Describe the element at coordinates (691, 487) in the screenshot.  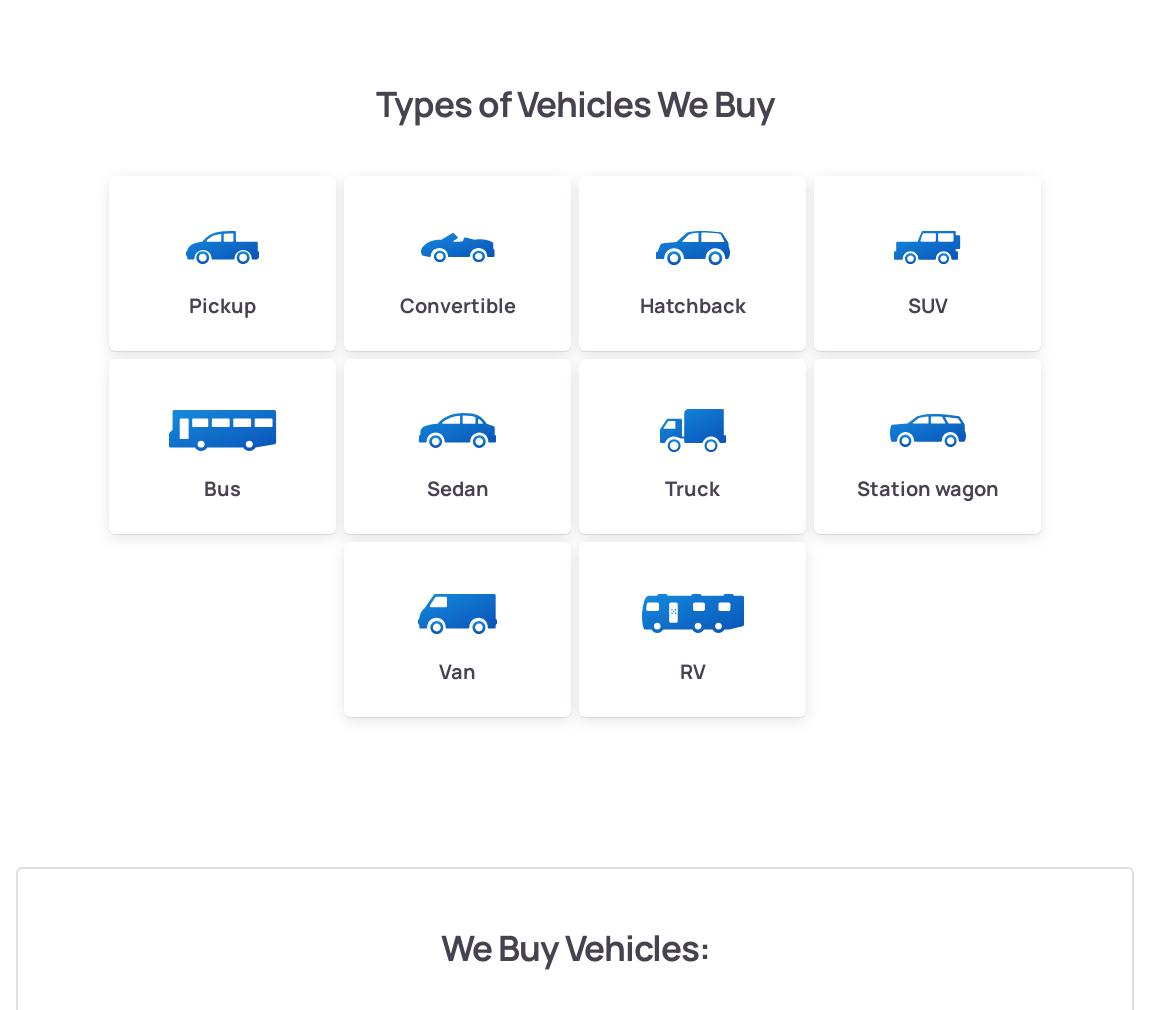
I see `'Truck'` at that location.